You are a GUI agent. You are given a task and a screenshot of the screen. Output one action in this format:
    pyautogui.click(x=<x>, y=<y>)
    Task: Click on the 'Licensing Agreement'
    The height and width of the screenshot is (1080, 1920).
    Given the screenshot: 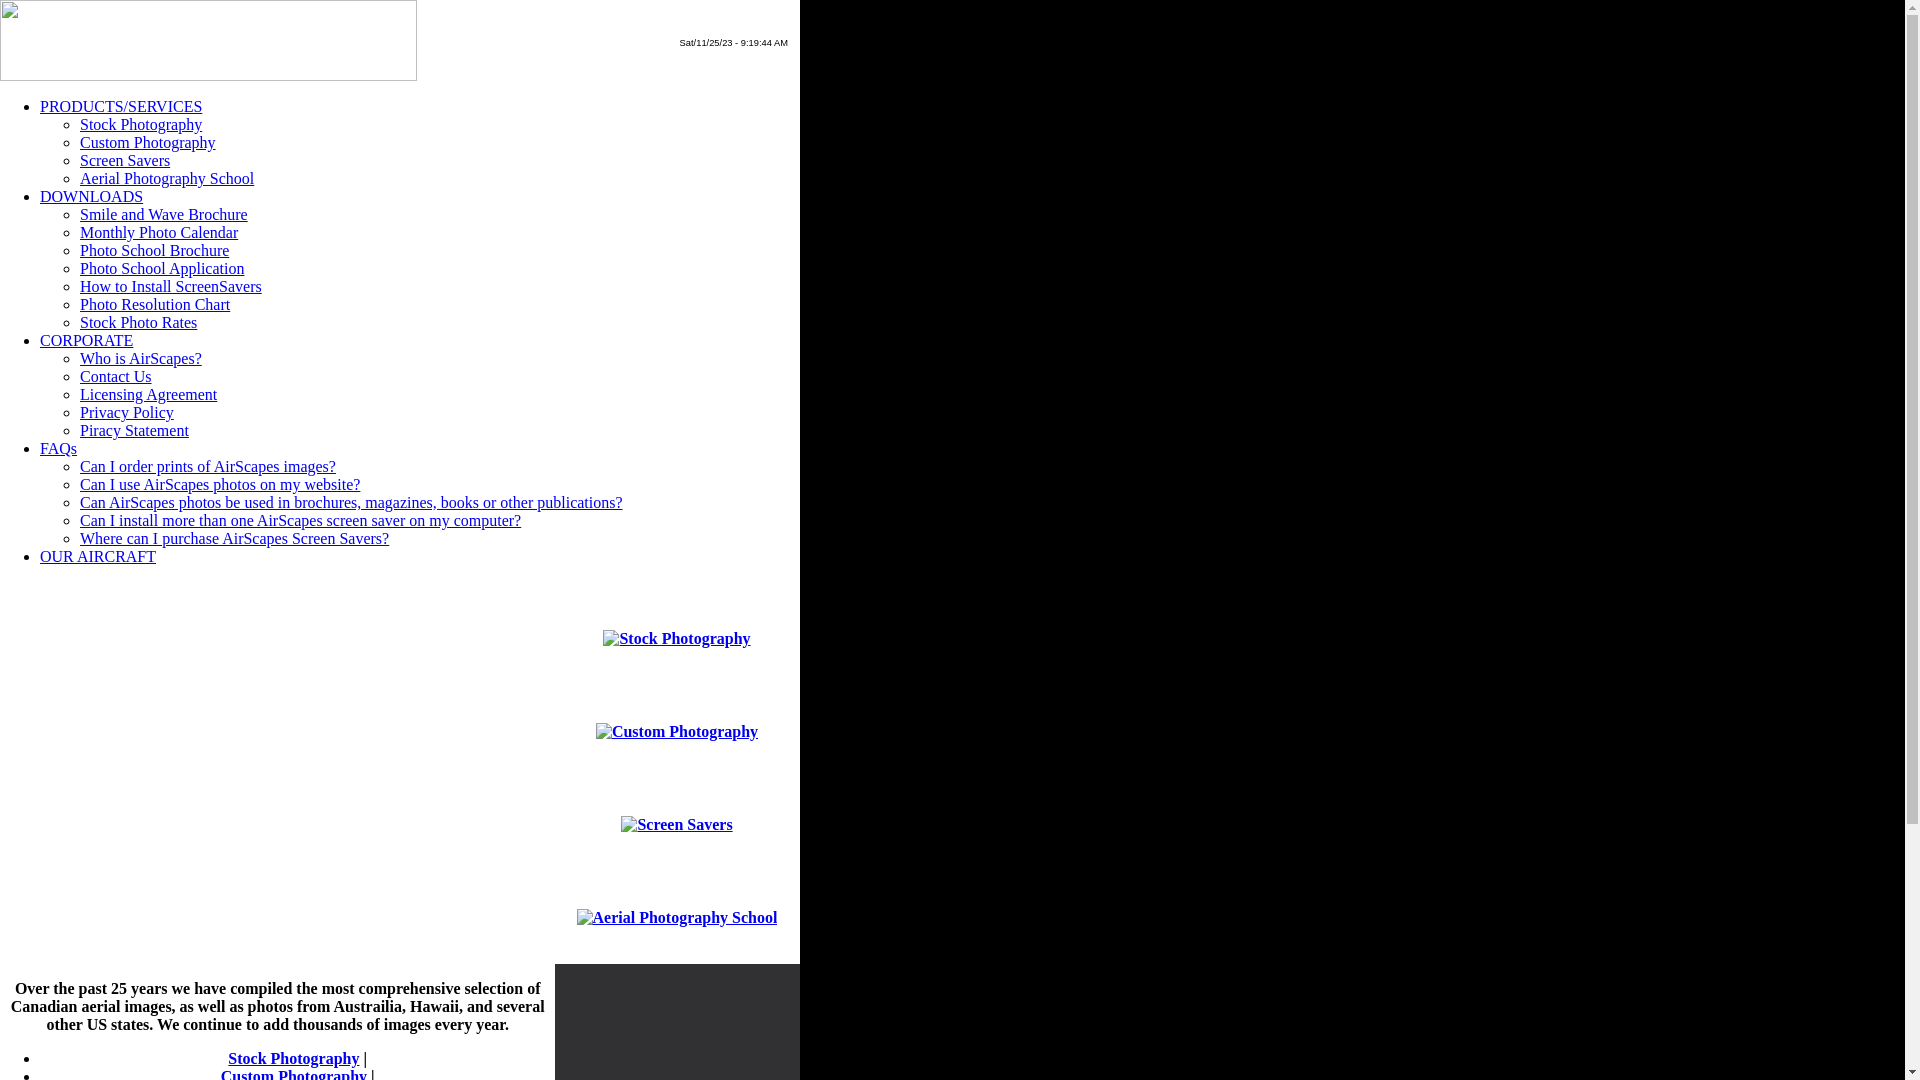 What is the action you would take?
    pyautogui.click(x=147, y=394)
    